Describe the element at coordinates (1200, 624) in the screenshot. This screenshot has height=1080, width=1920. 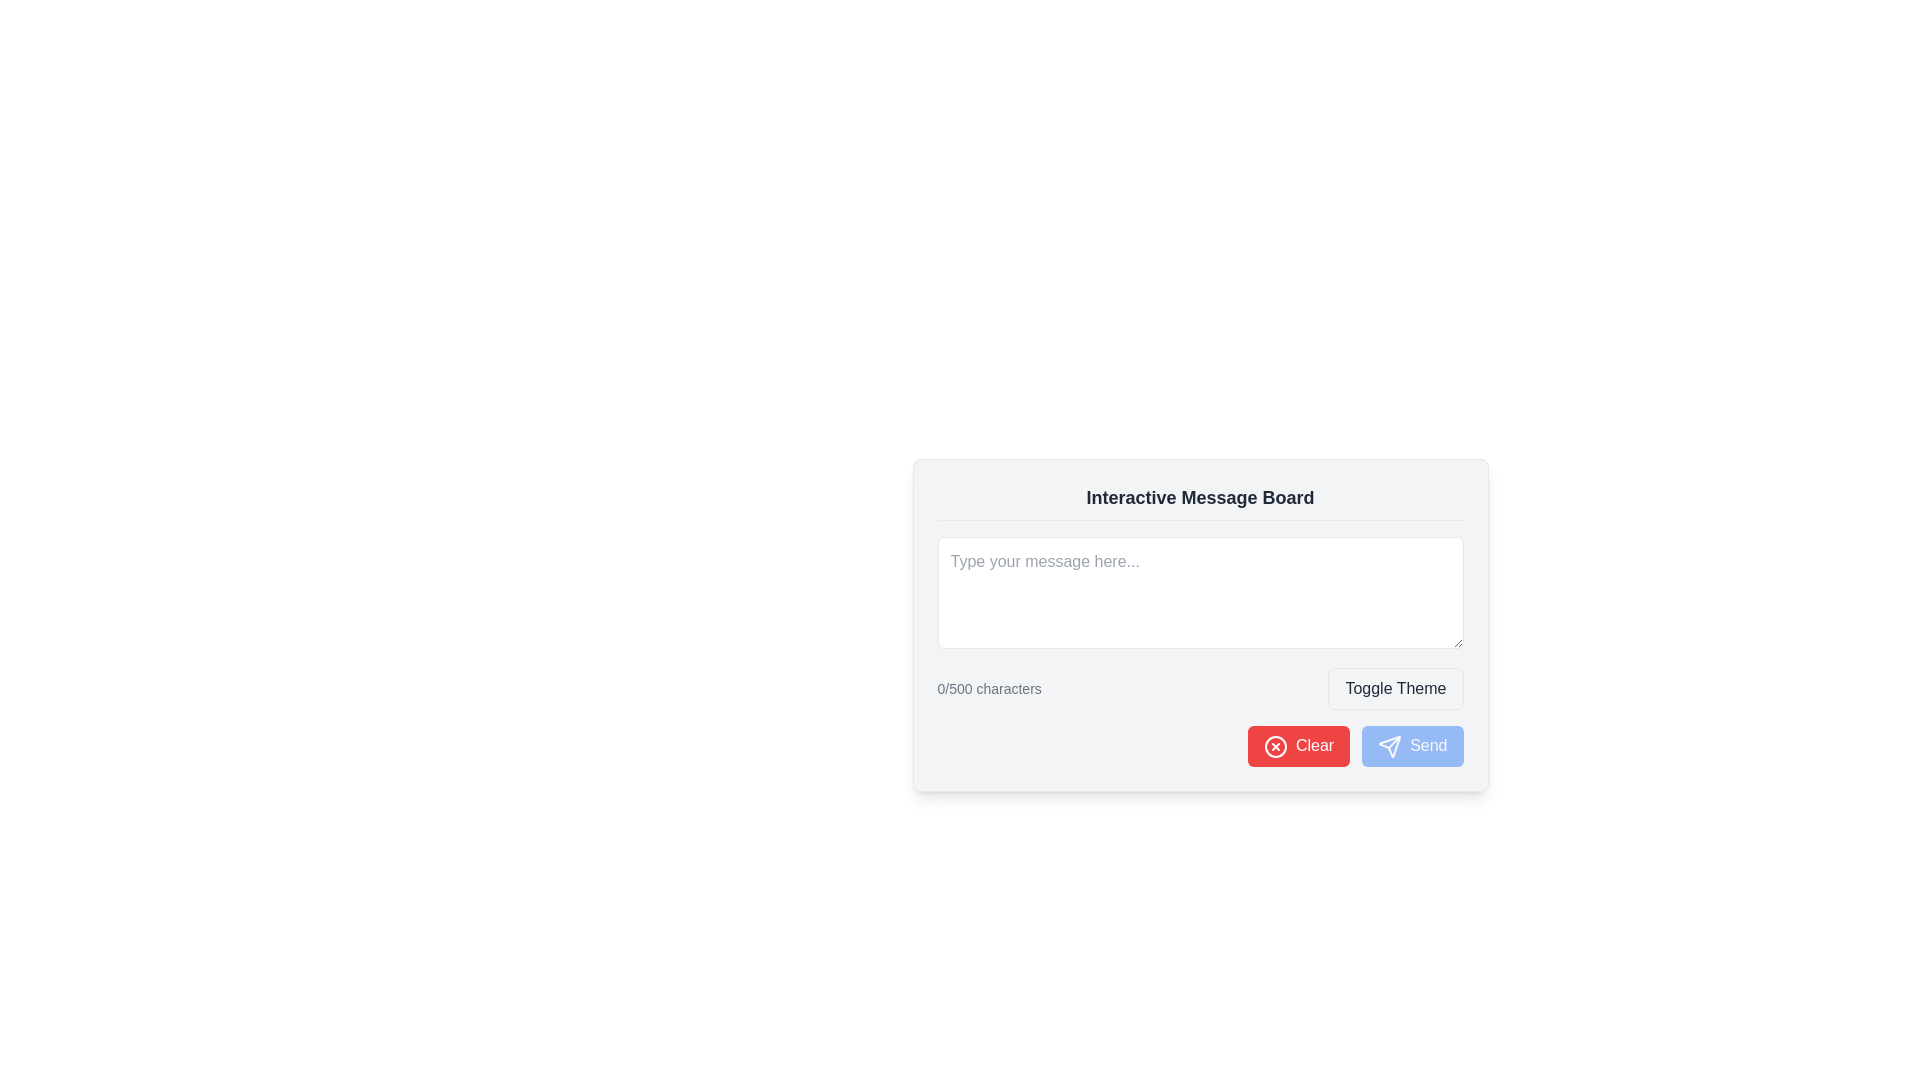
I see `the content in the comment box of the 'Interactive Message Board' which has a soft gray background and a white text area for input` at that location.